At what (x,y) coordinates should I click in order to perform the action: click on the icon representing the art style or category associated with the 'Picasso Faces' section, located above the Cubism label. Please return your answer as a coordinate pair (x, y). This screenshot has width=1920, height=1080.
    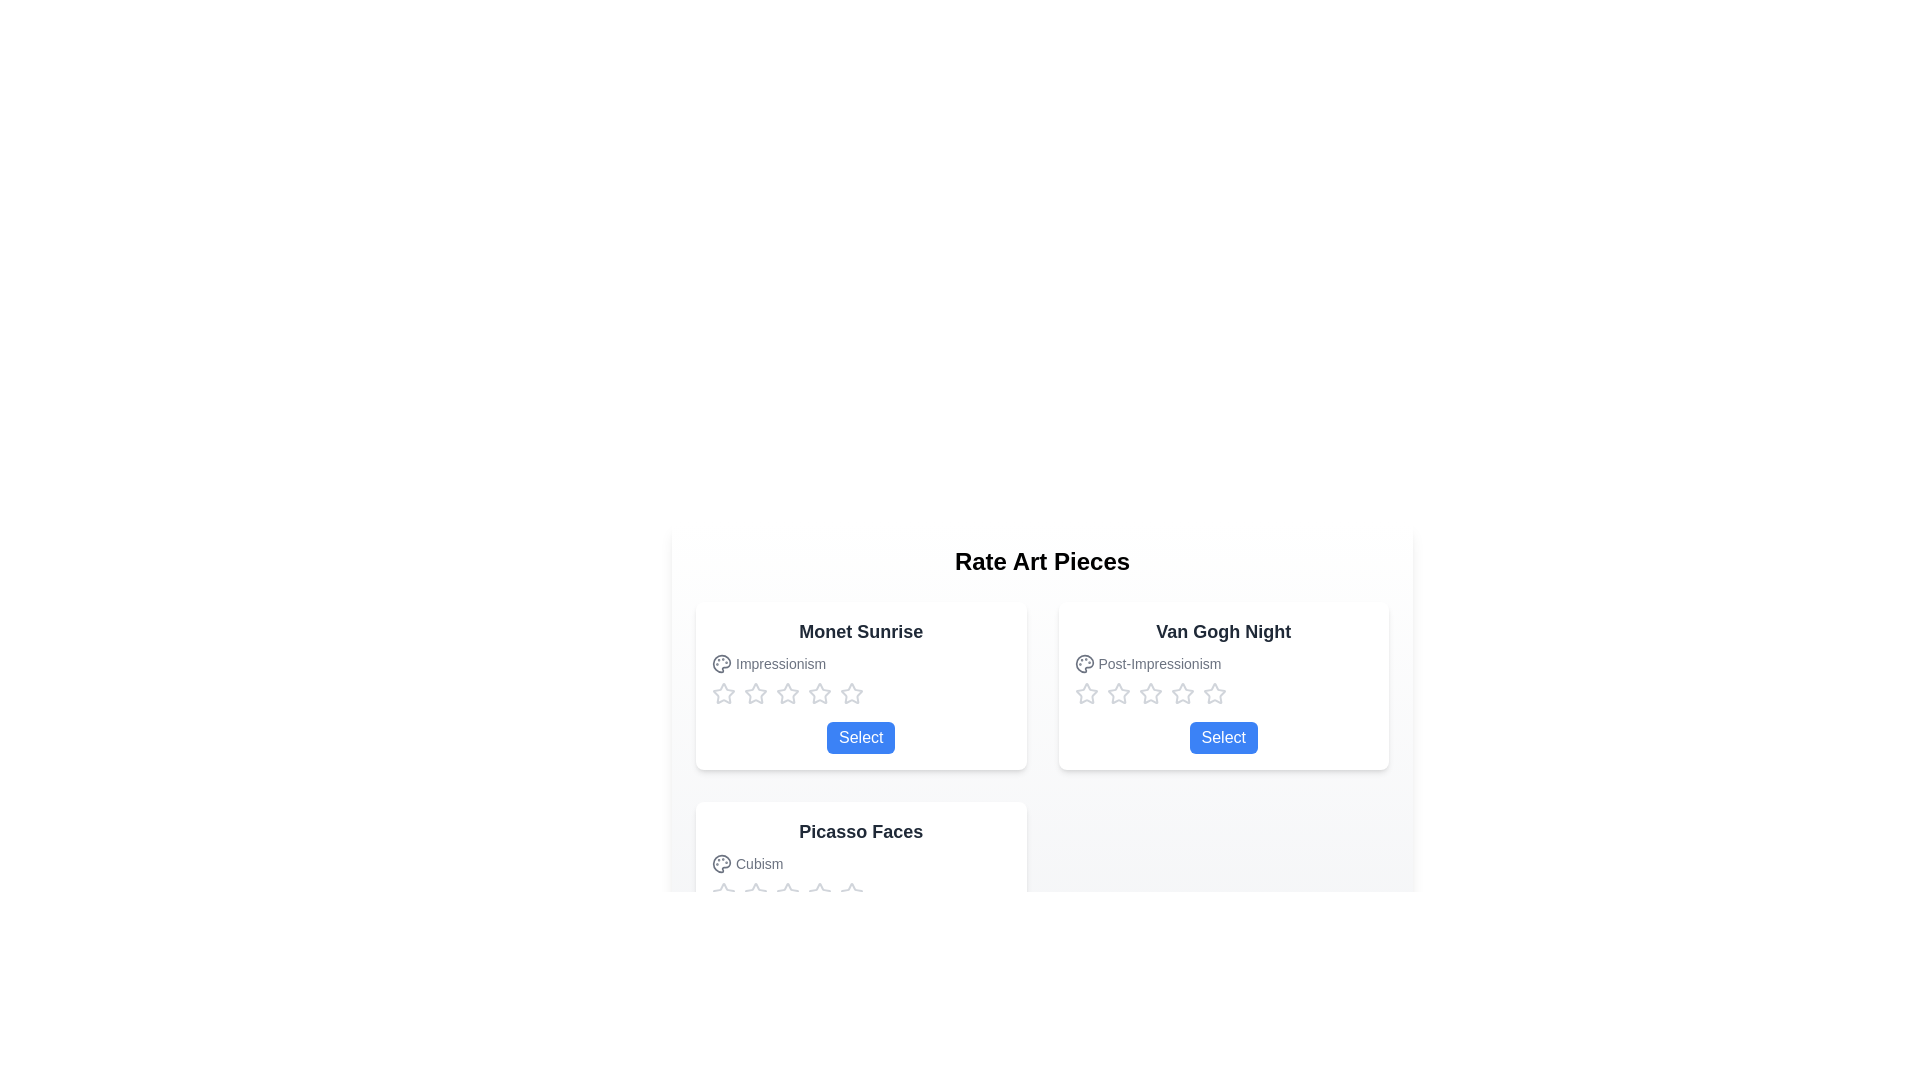
    Looking at the image, I should click on (720, 863).